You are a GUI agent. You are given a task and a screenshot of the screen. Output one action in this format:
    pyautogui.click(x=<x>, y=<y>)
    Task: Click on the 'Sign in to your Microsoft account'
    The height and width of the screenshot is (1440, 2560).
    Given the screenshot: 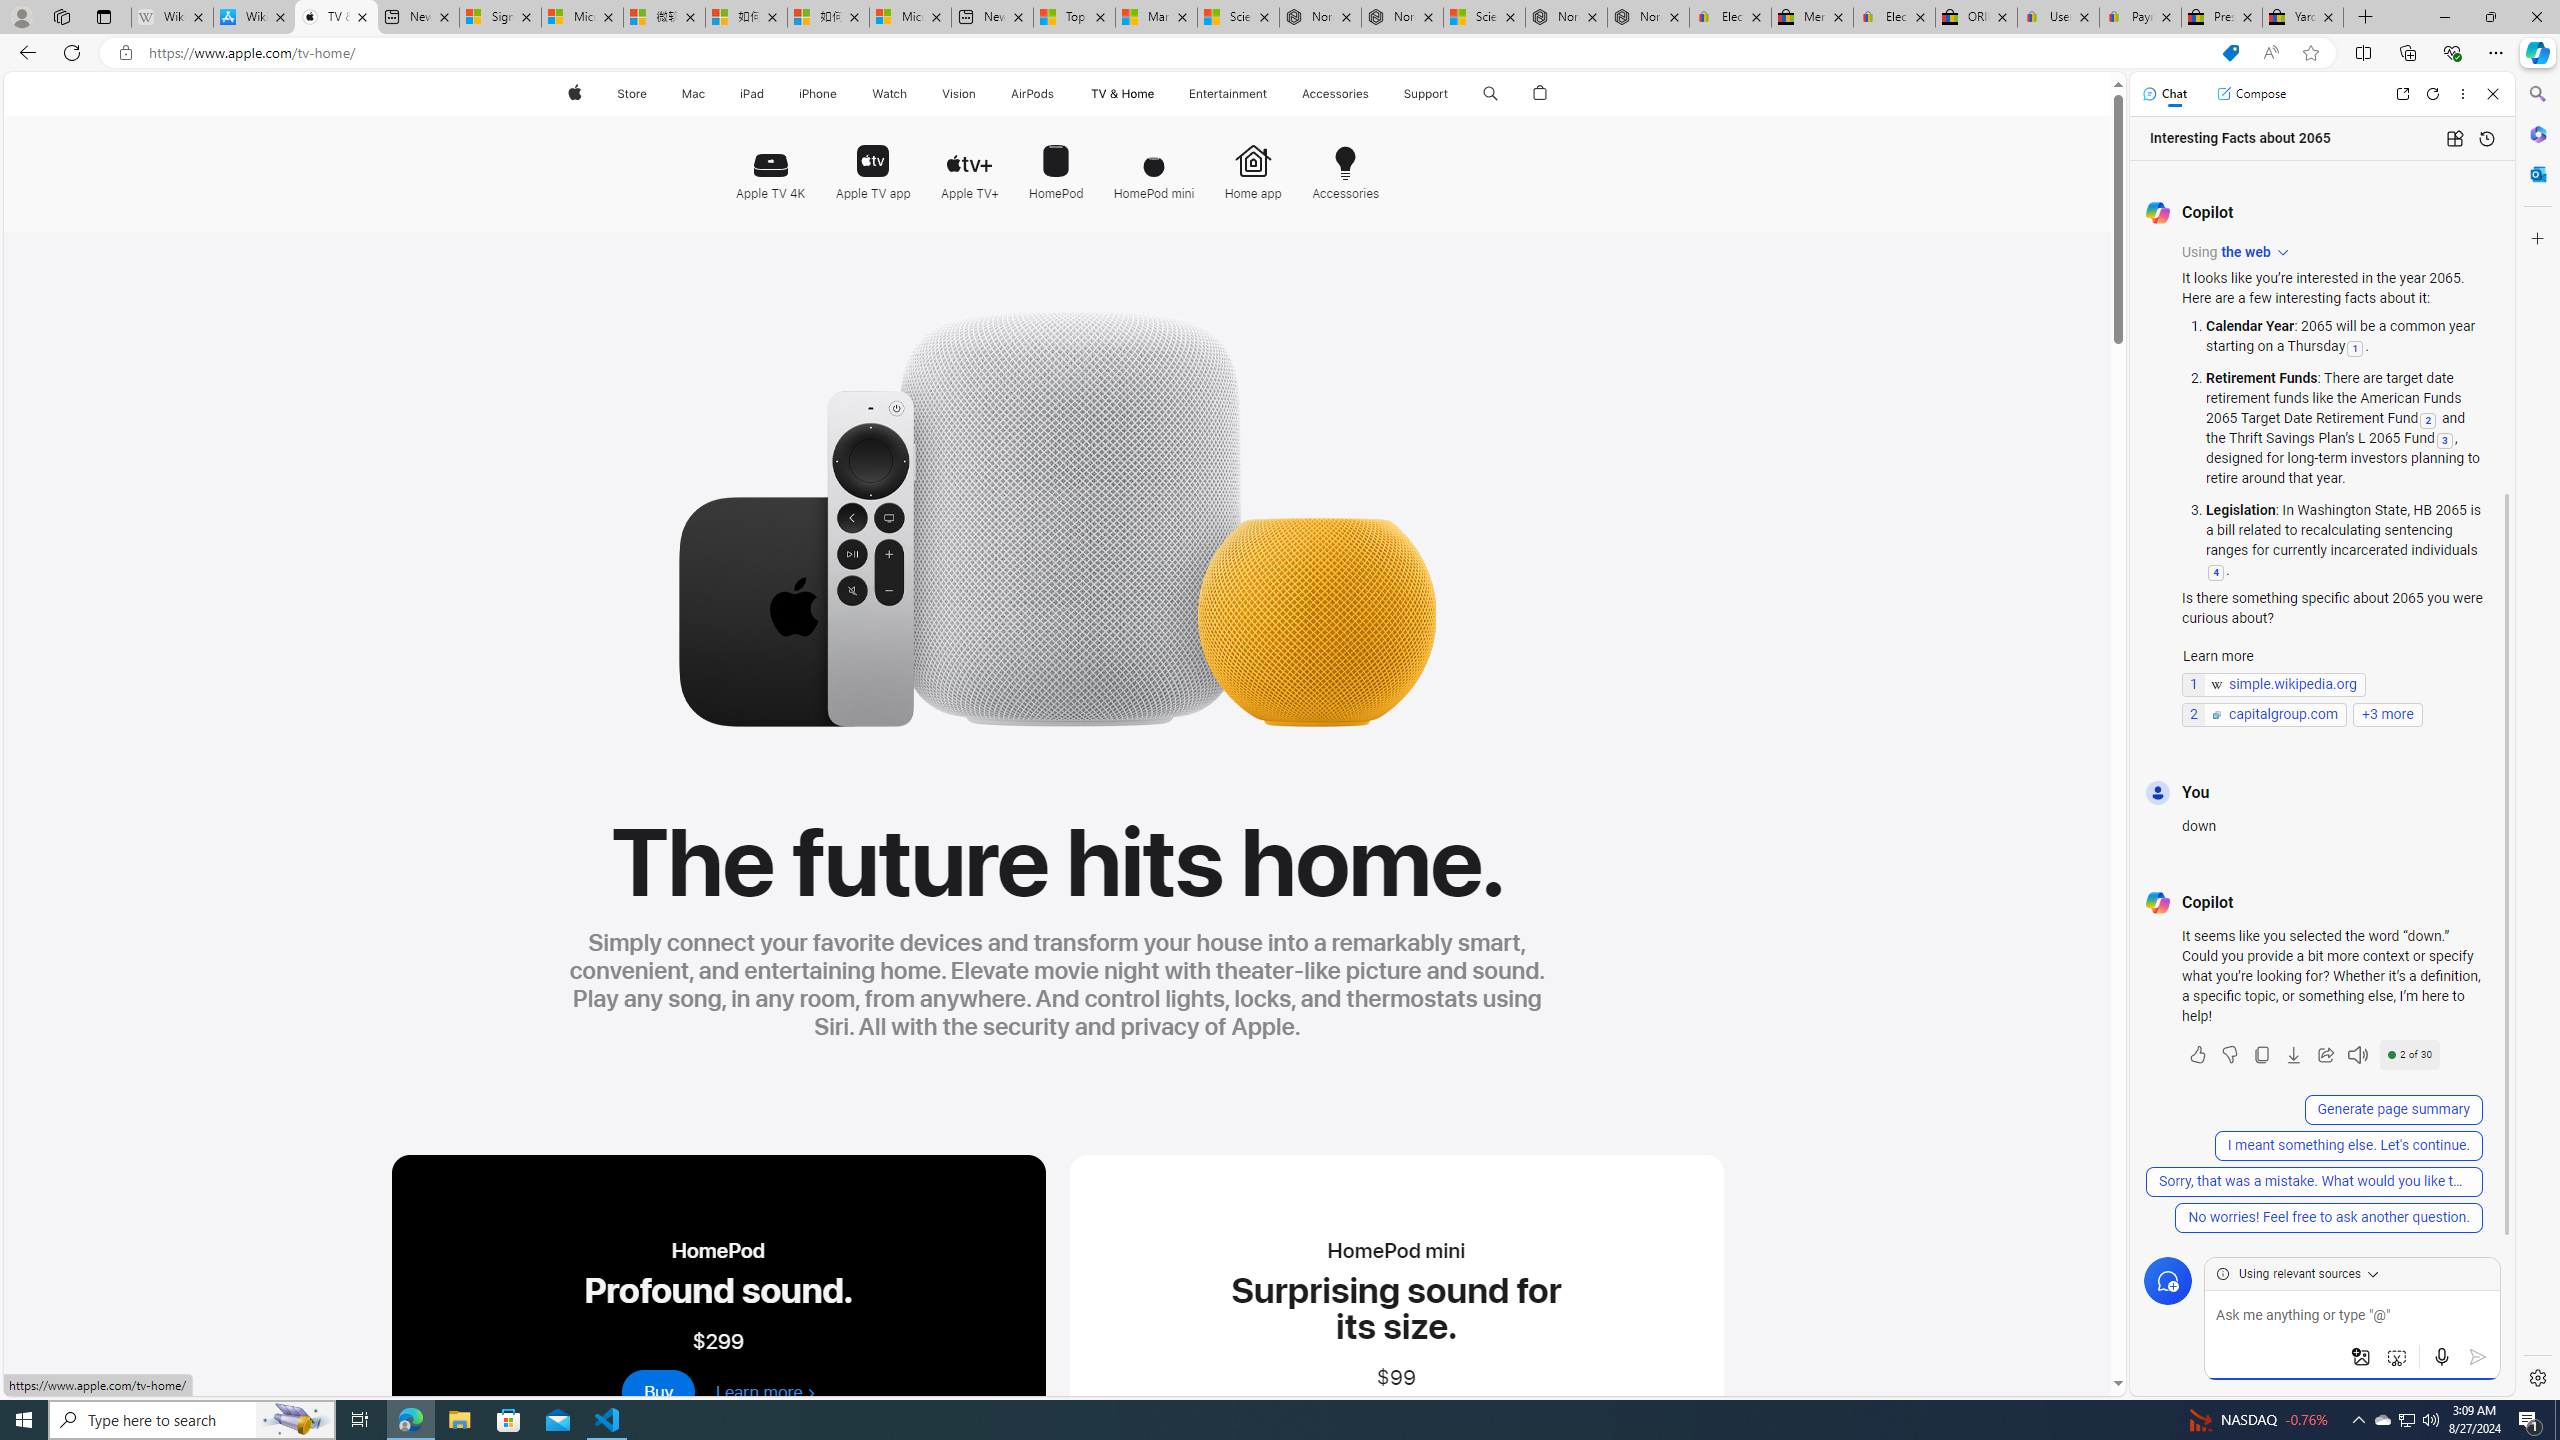 What is the action you would take?
    pyautogui.click(x=500, y=16)
    